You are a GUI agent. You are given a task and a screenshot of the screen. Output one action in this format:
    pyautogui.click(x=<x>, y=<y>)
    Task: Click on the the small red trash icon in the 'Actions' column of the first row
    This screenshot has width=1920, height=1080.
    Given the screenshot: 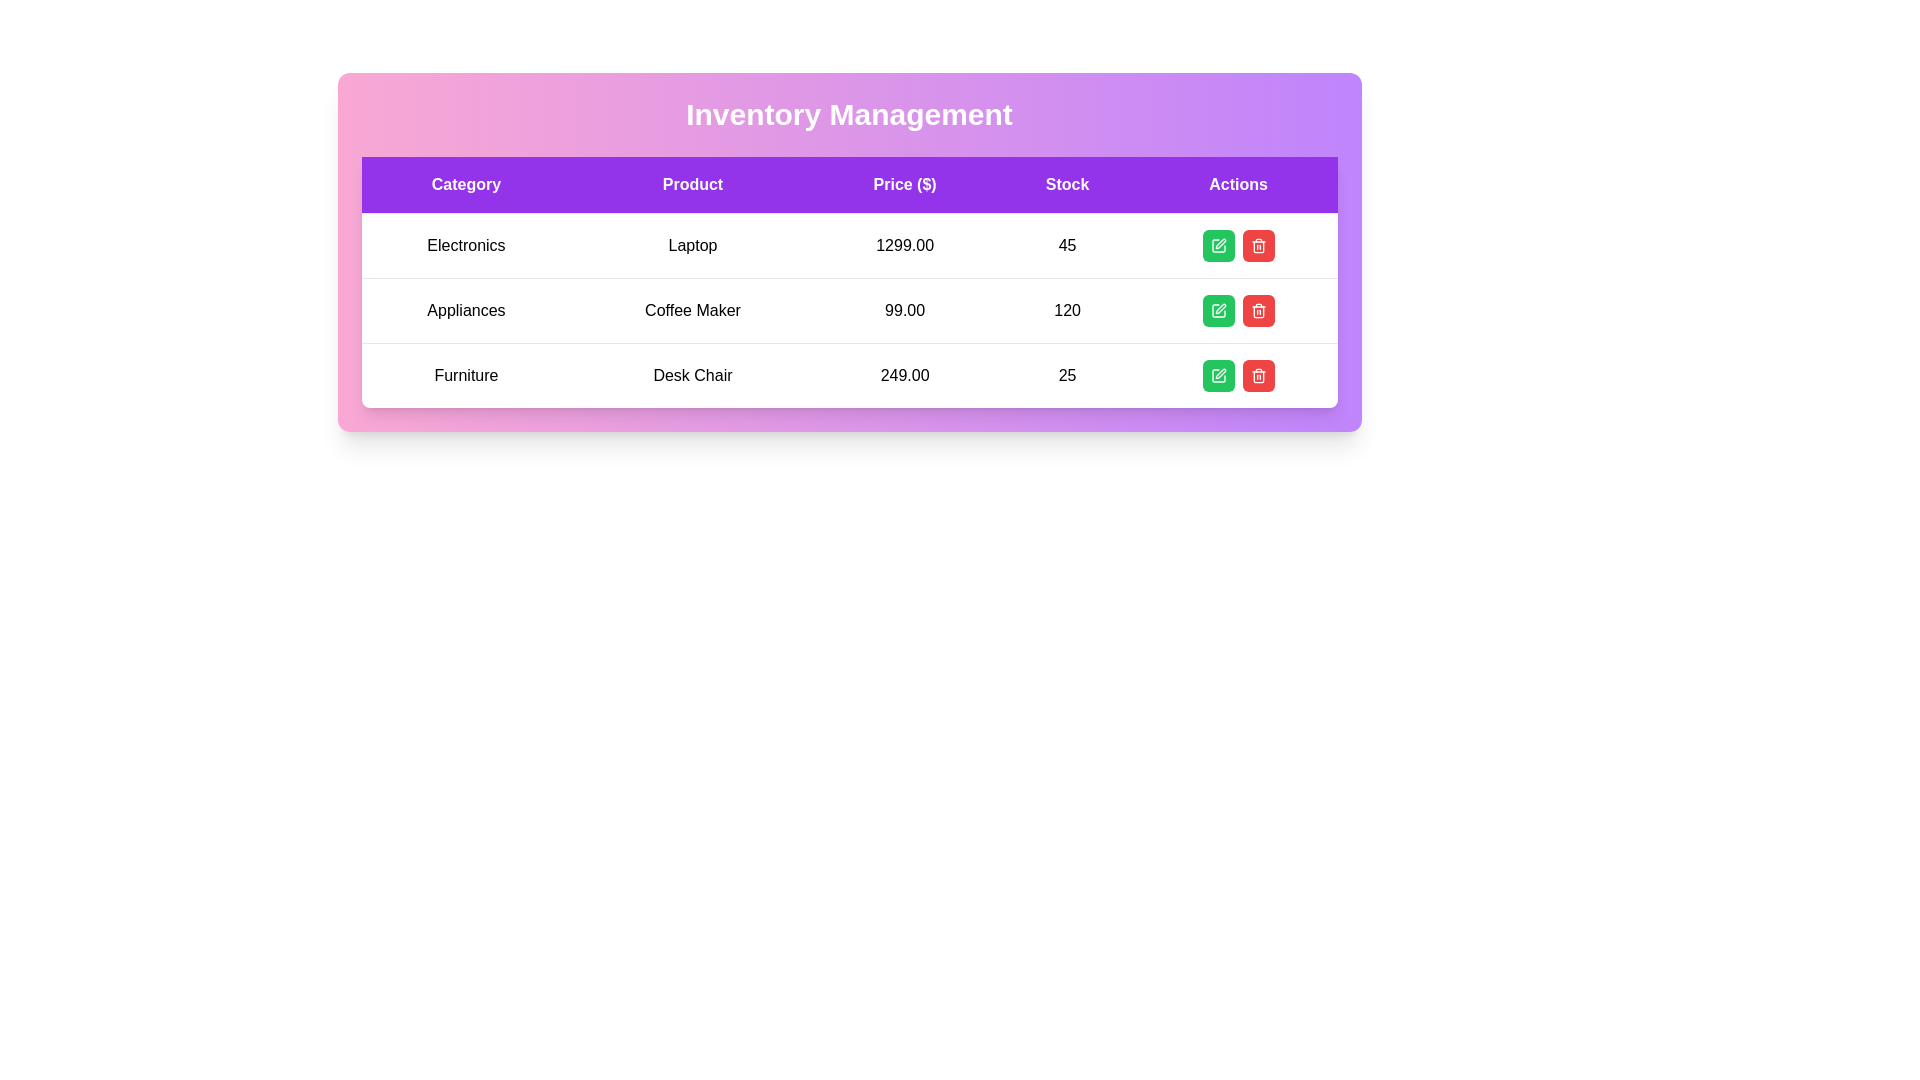 What is the action you would take?
    pyautogui.click(x=1257, y=245)
    